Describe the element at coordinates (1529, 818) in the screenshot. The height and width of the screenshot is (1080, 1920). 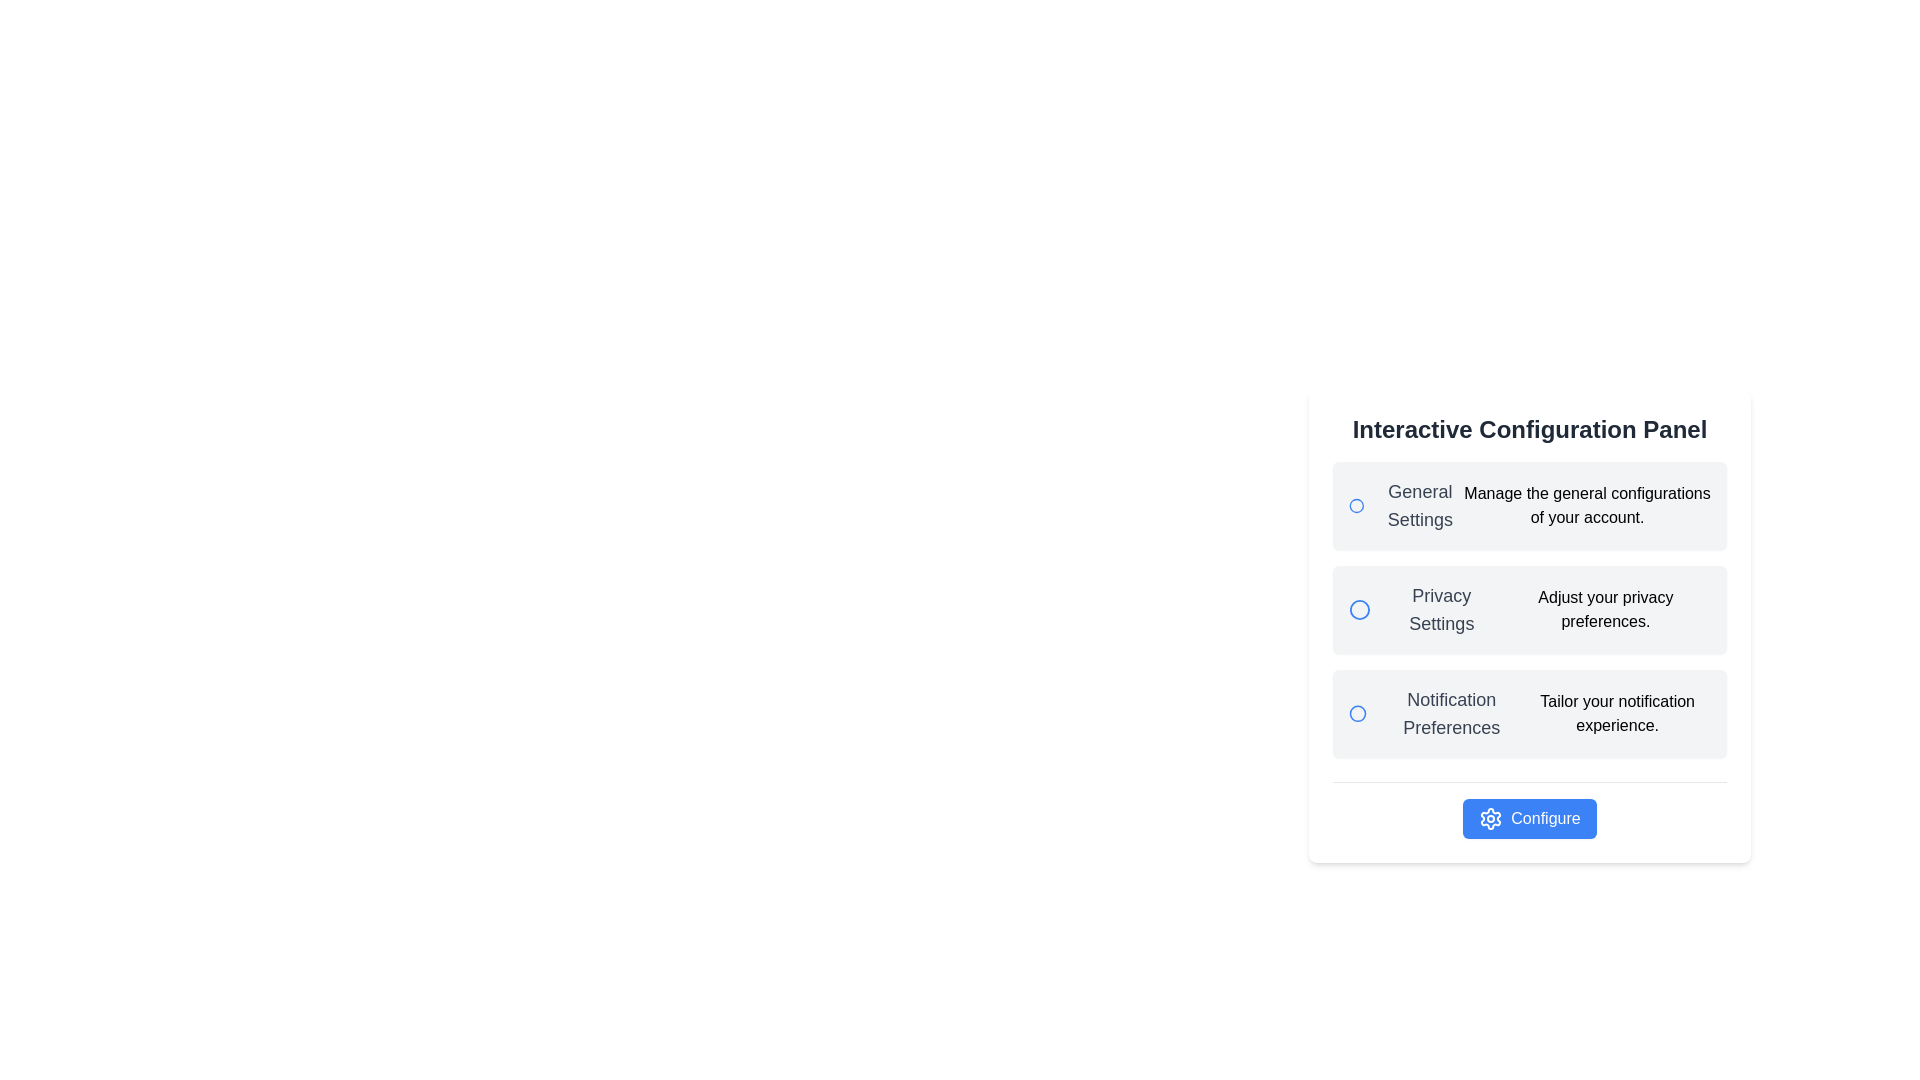
I see `the blue rectangular button labeled 'Configure' with a gear icon` at that location.